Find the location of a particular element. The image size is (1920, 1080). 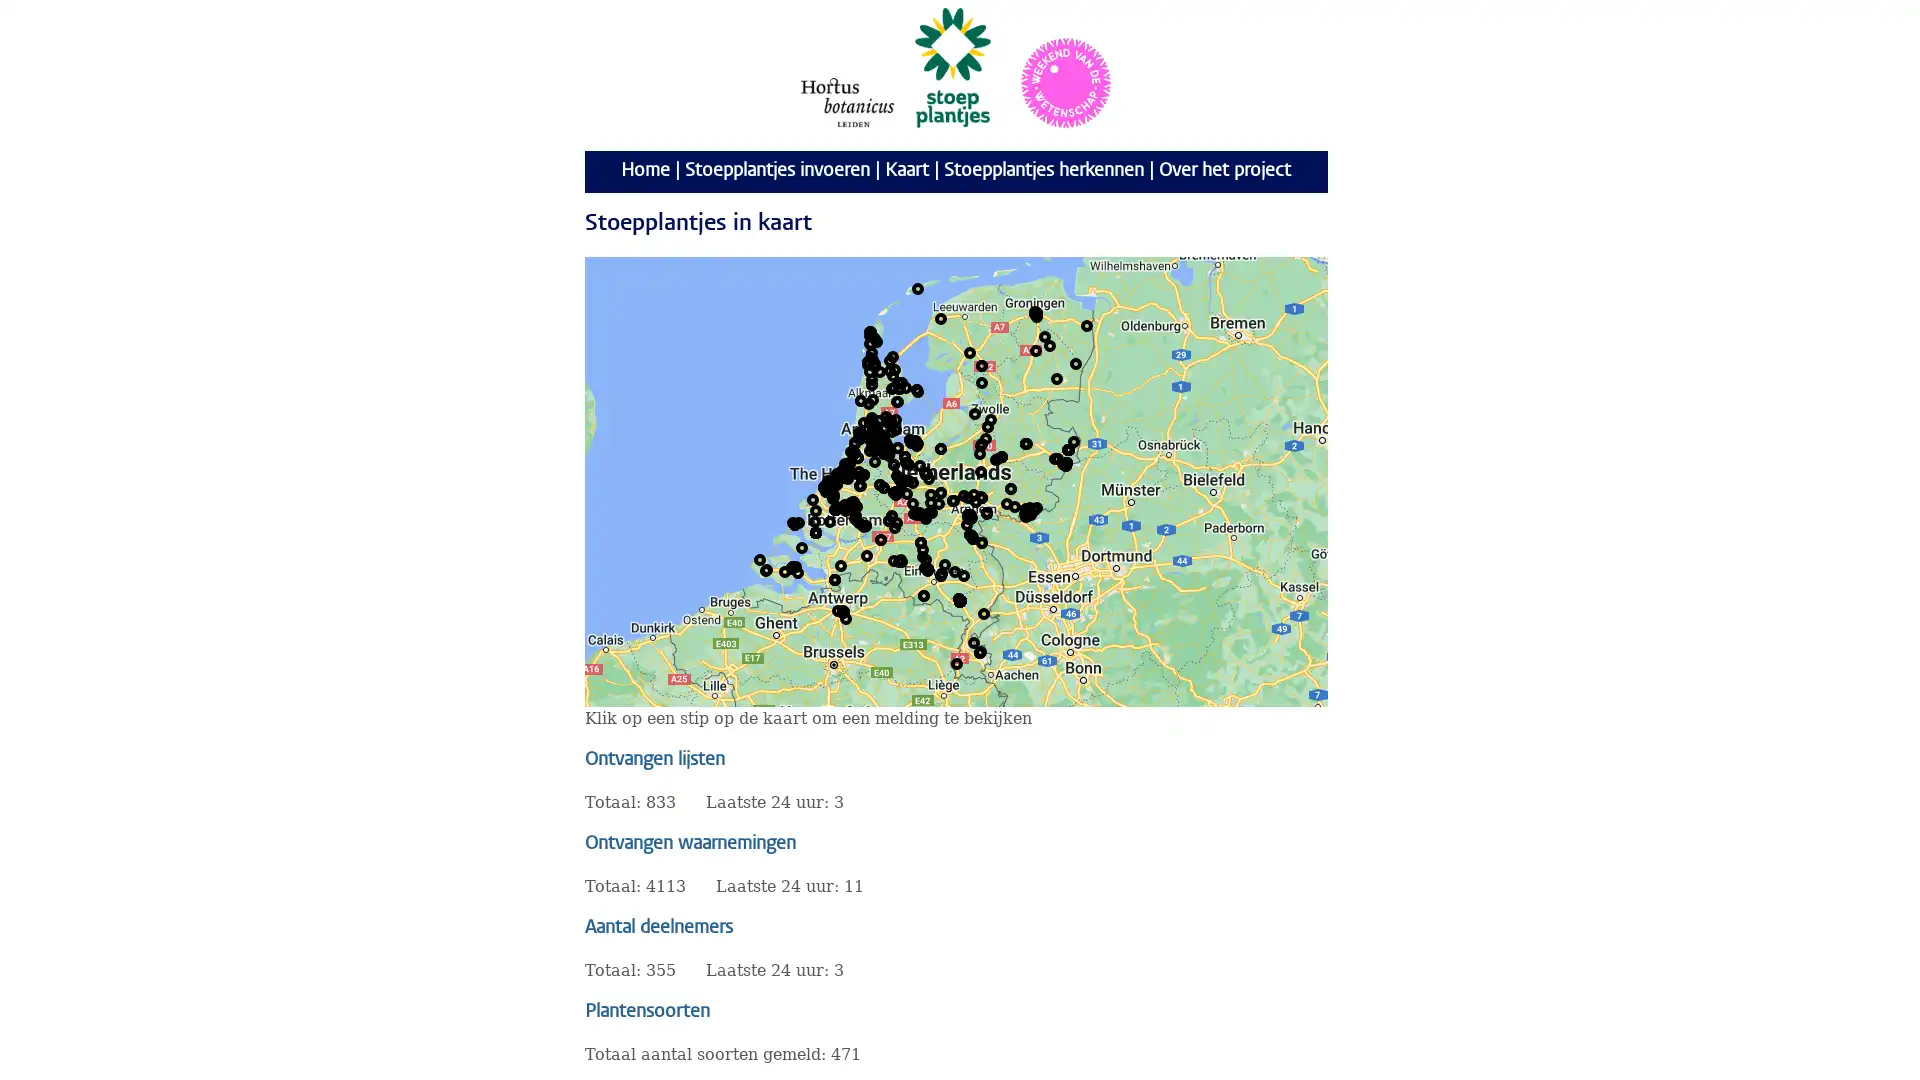

Telling van op 01 juni 2022 is located at coordinates (1026, 442).